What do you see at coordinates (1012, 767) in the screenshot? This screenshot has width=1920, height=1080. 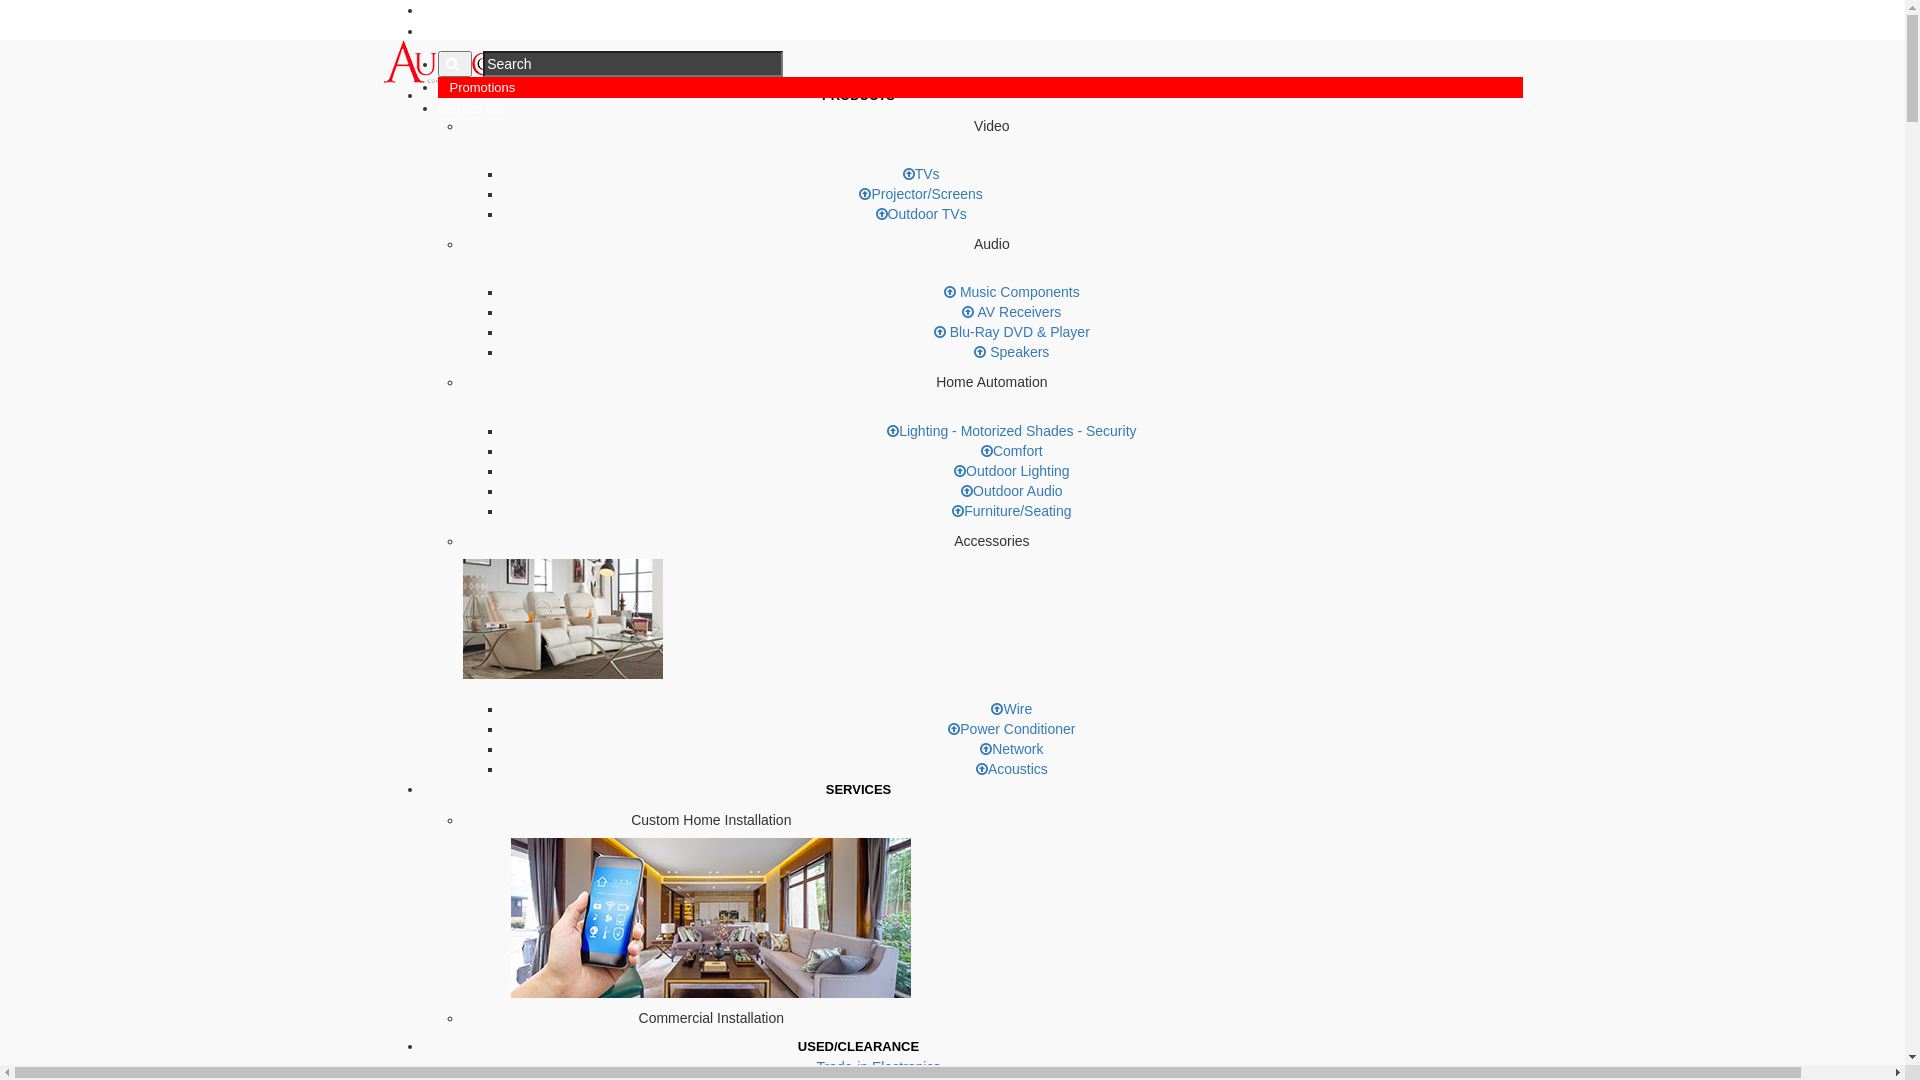 I see `'Acoustics'` at bounding box center [1012, 767].